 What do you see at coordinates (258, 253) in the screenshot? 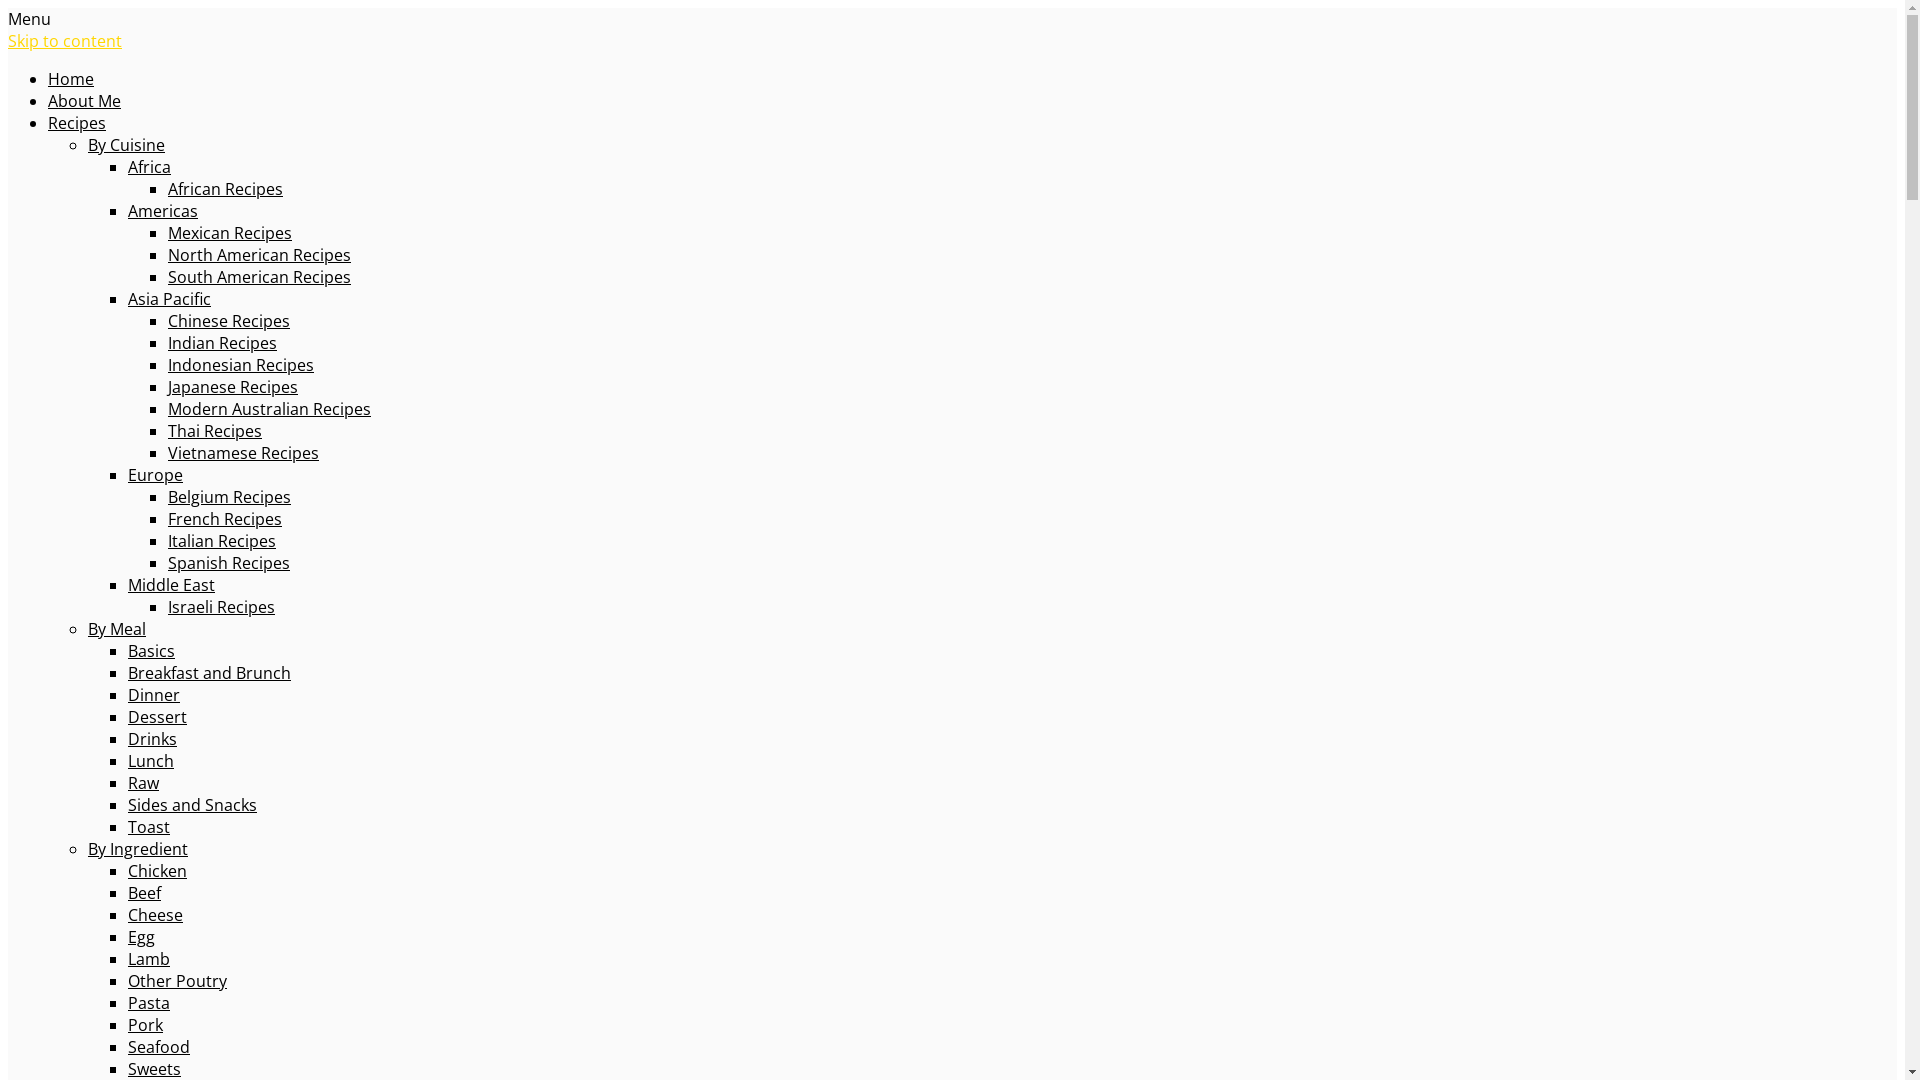
I see `'North American Recipes'` at bounding box center [258, 253].